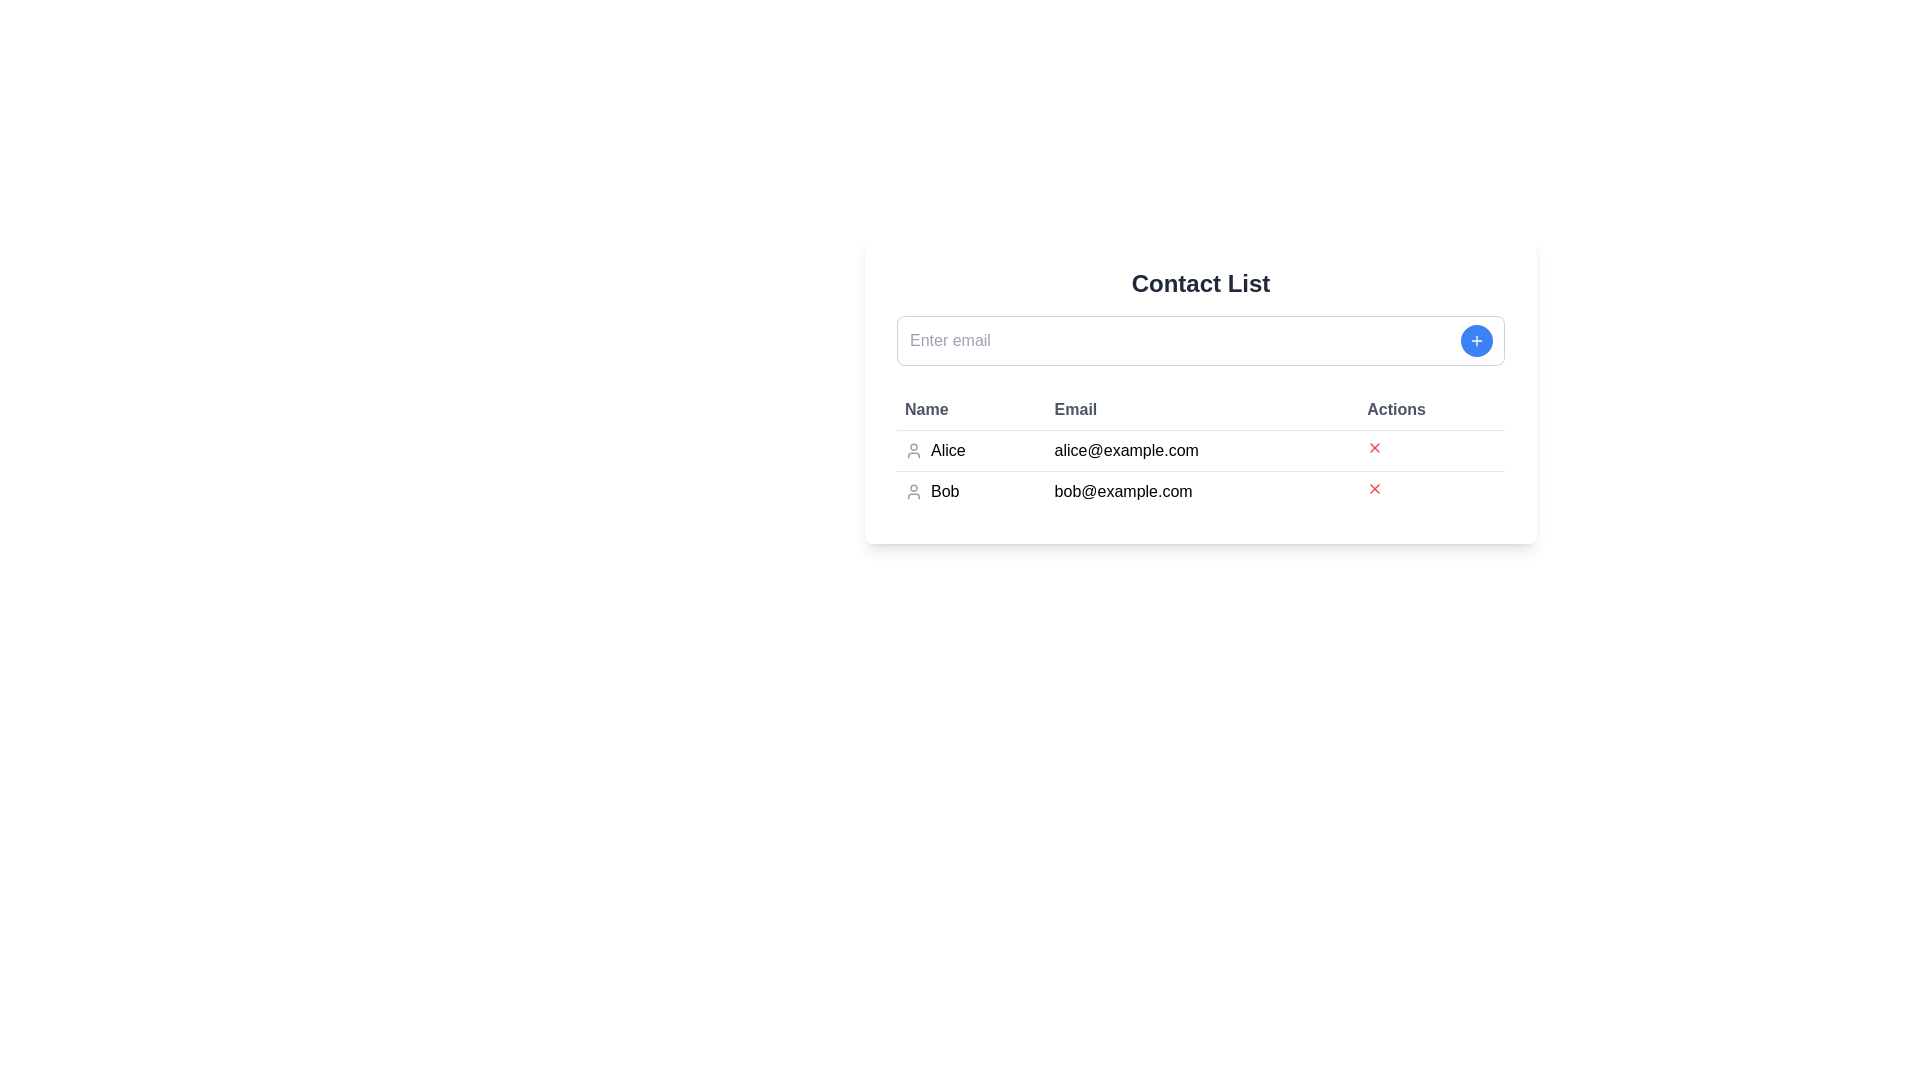  I want to click on the small circular button with a blue background and a white plus icon located in the top right corner of the 'Contact List' panel, so click(1477, 339).